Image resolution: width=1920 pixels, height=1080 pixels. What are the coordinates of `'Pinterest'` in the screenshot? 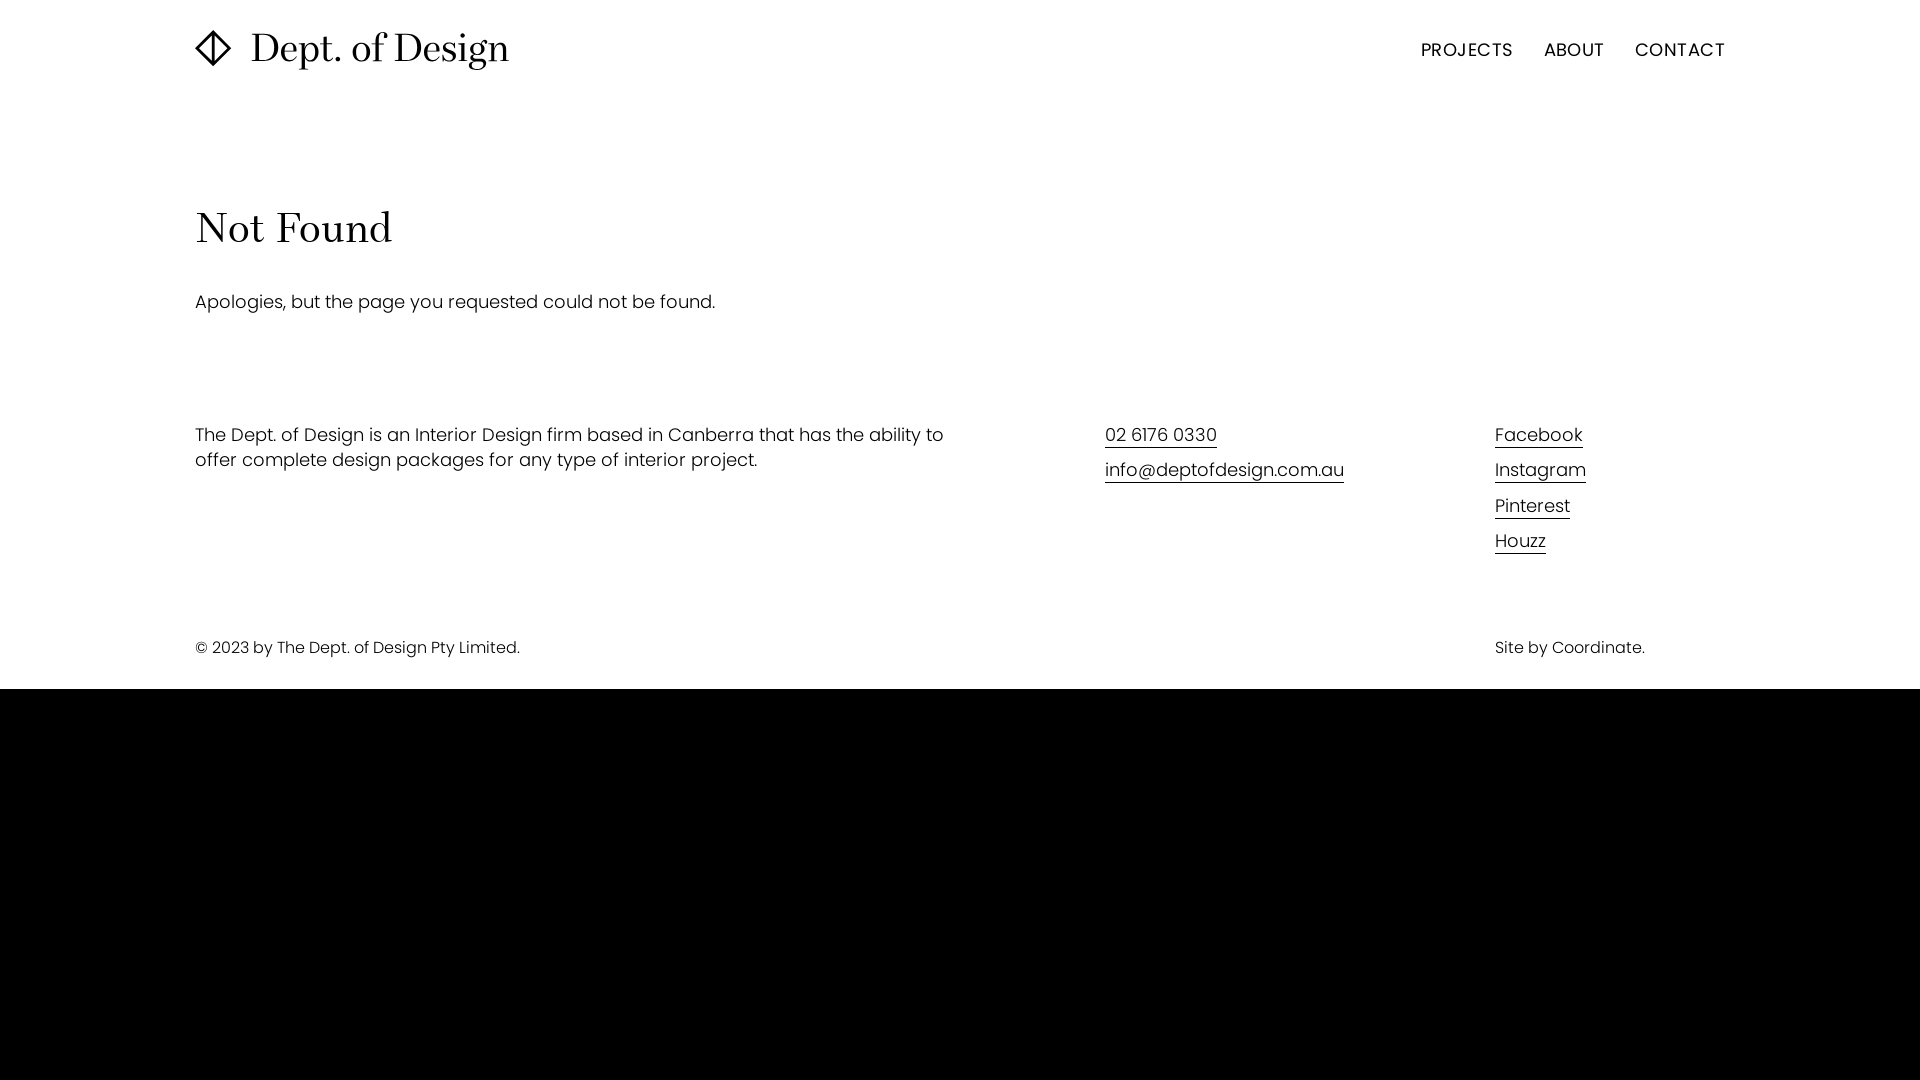 It's located at (1531, 504).